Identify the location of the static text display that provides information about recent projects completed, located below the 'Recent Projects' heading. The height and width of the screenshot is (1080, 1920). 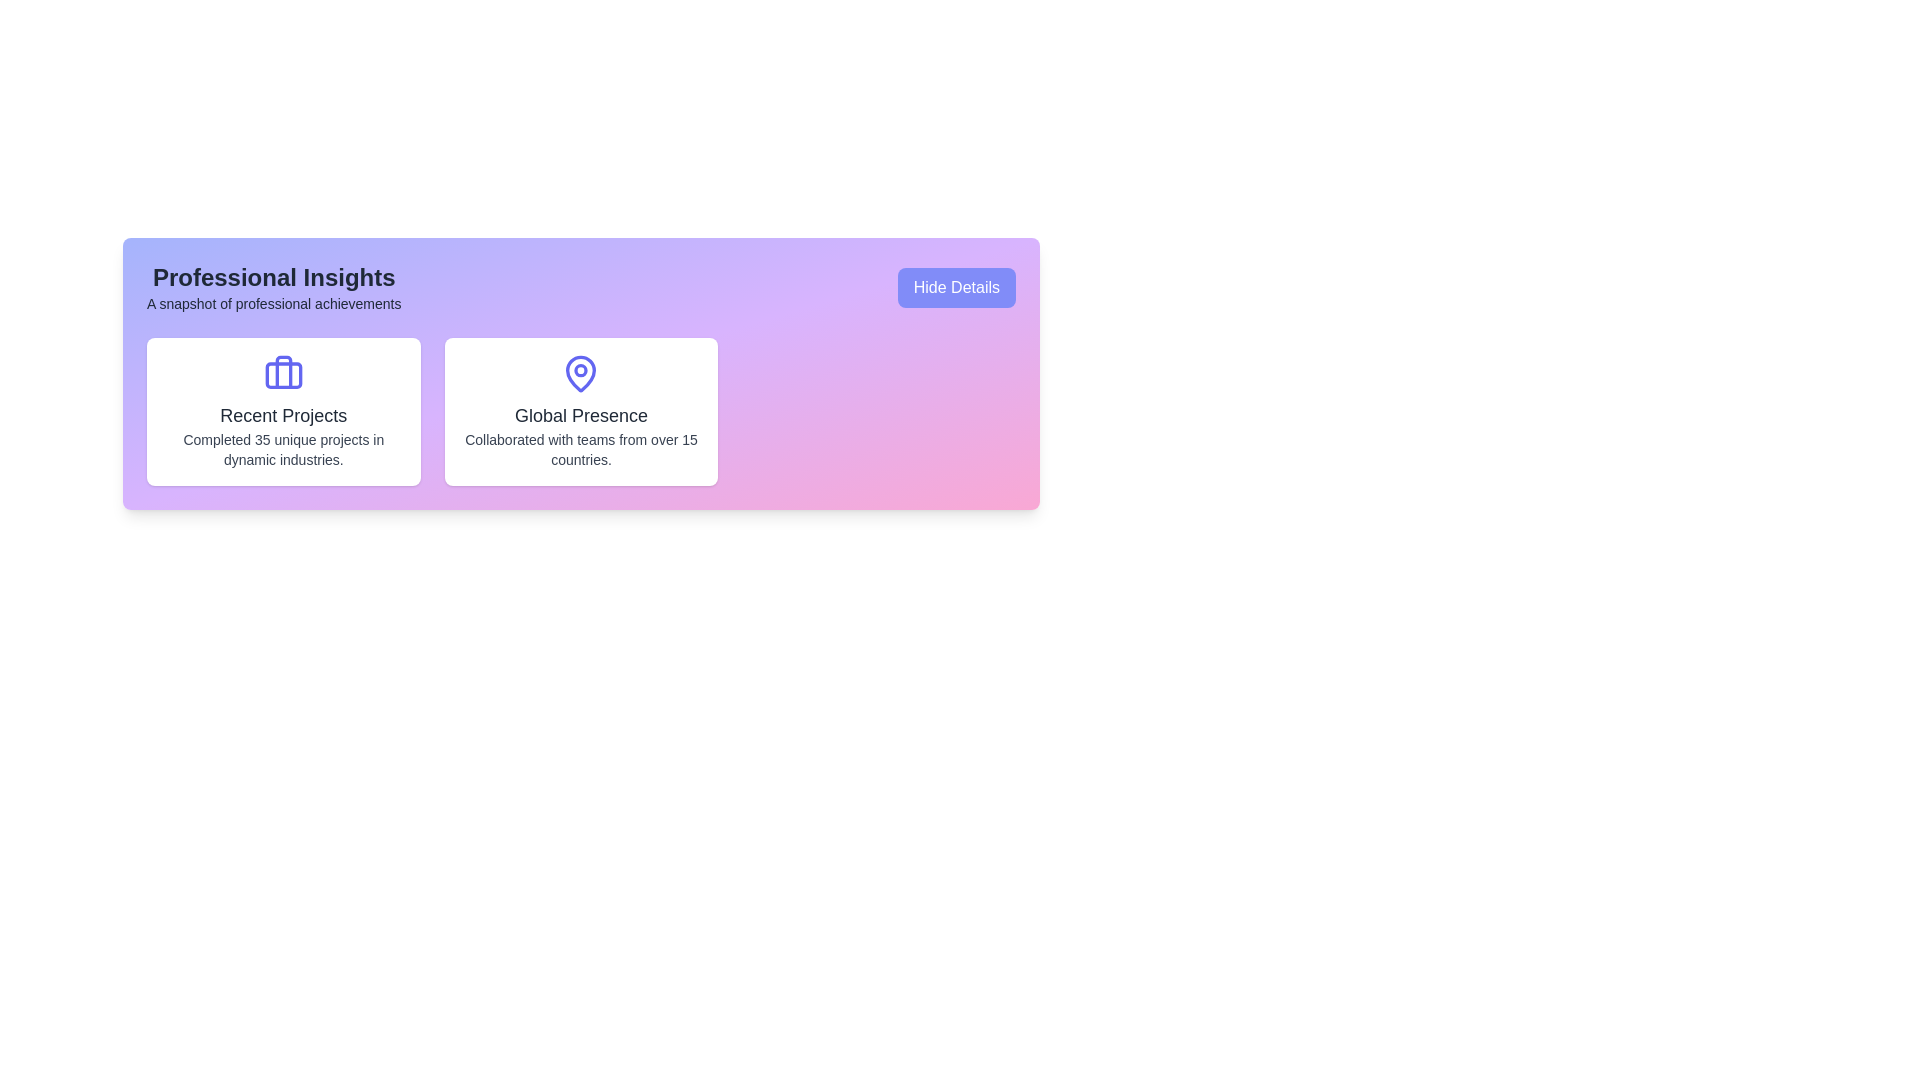
(282, 450).